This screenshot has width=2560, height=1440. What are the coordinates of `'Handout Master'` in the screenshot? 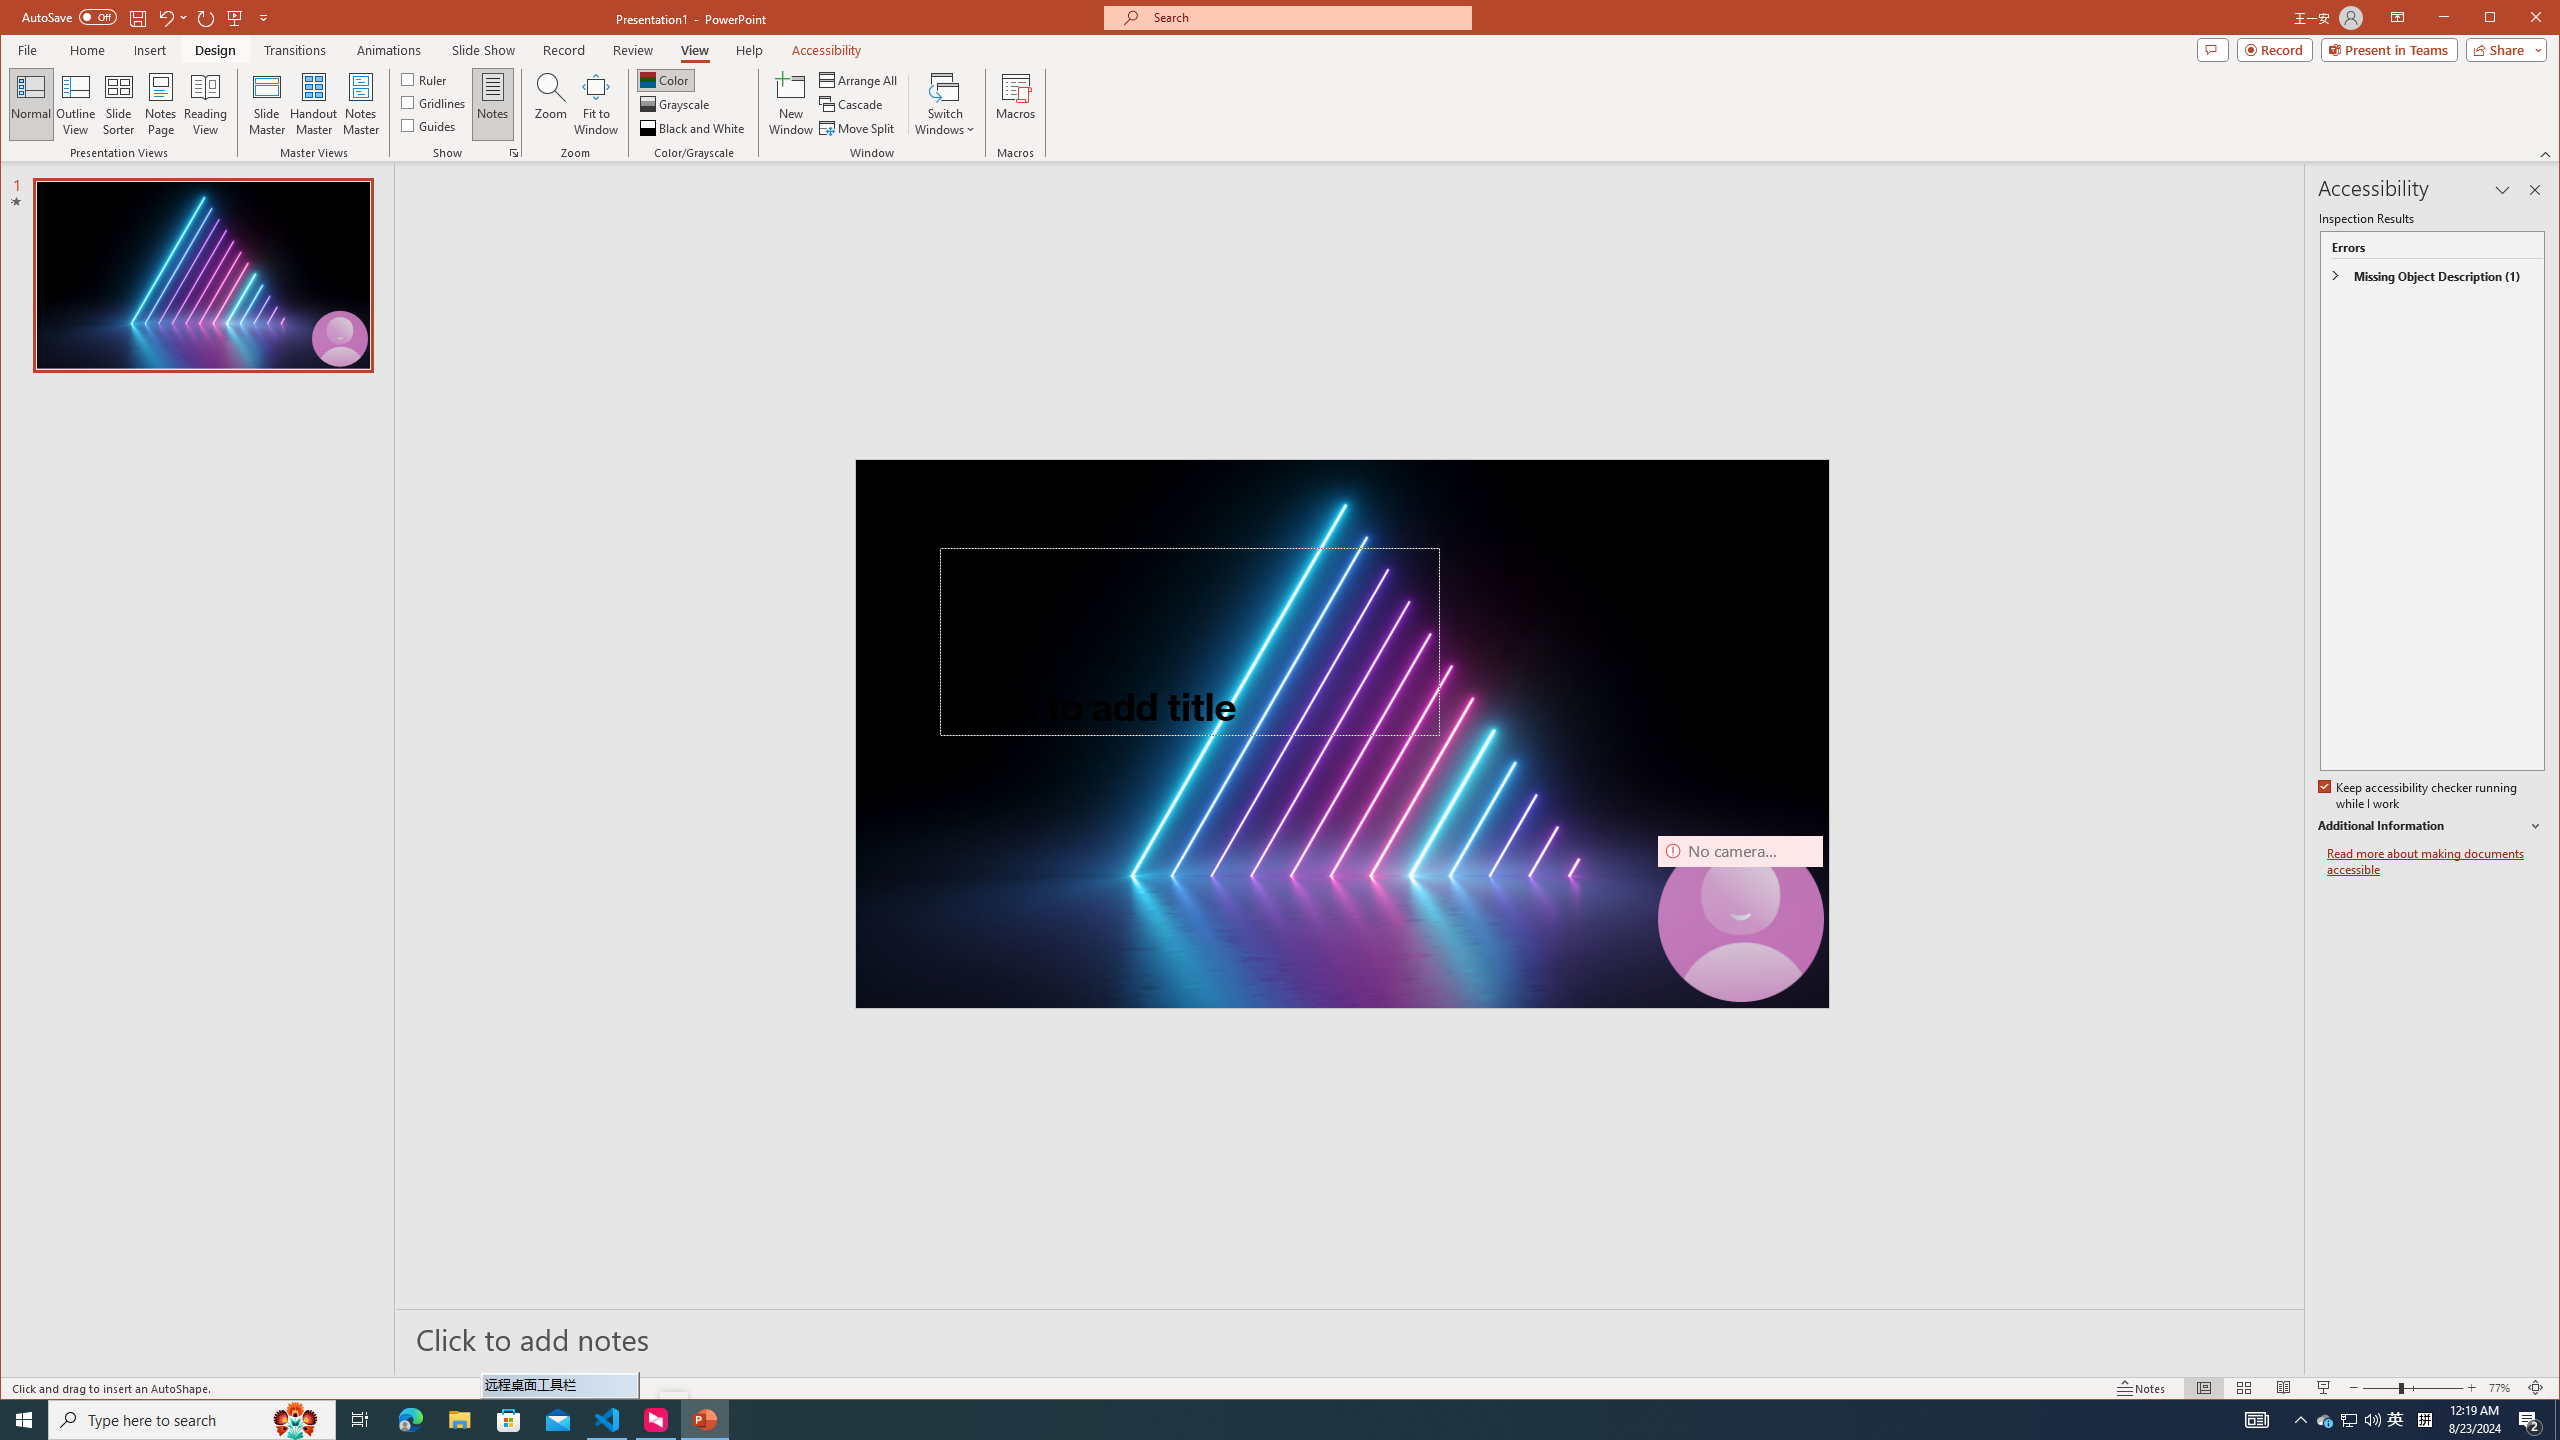 It's located at (313, 103).